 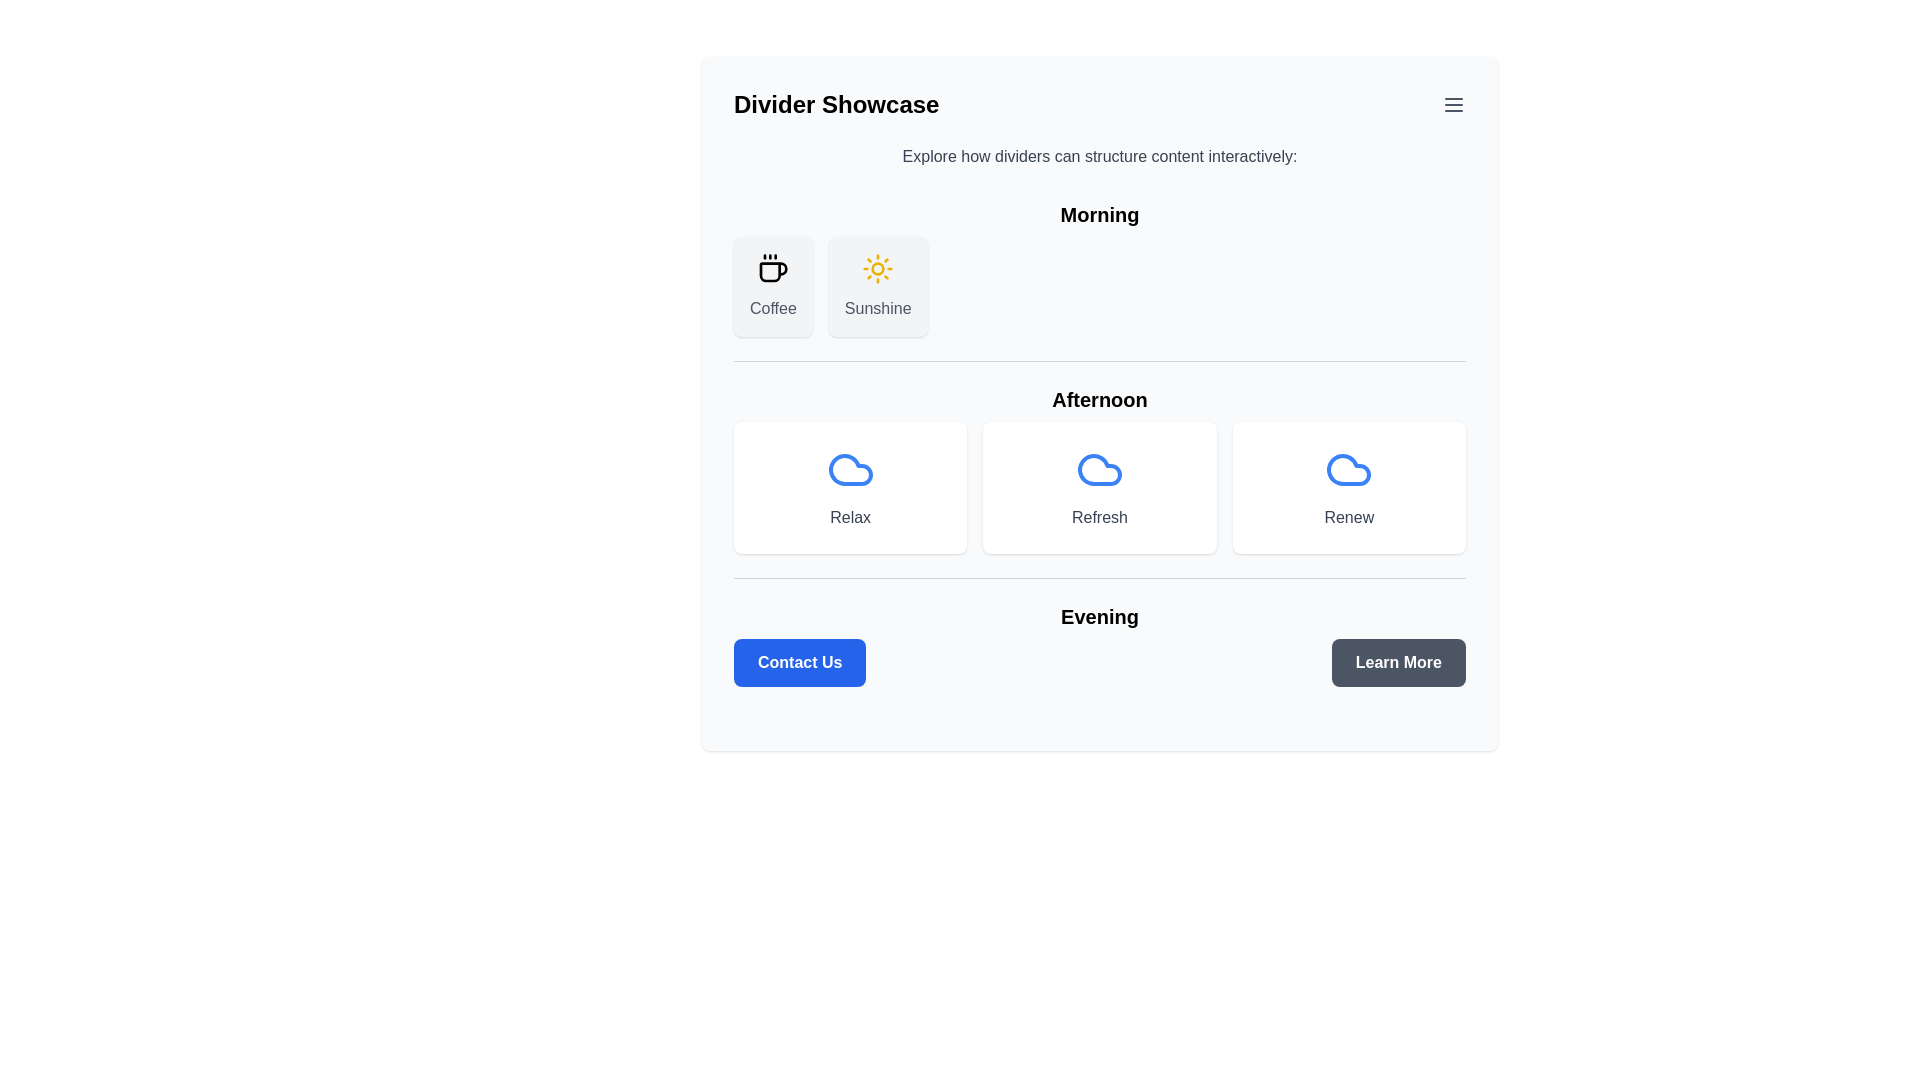 I want to click on the card representing sunshine, which is the second element in the 'Morning' section, located to the right of the 'Coffee' card, so click(x=878, y=286).